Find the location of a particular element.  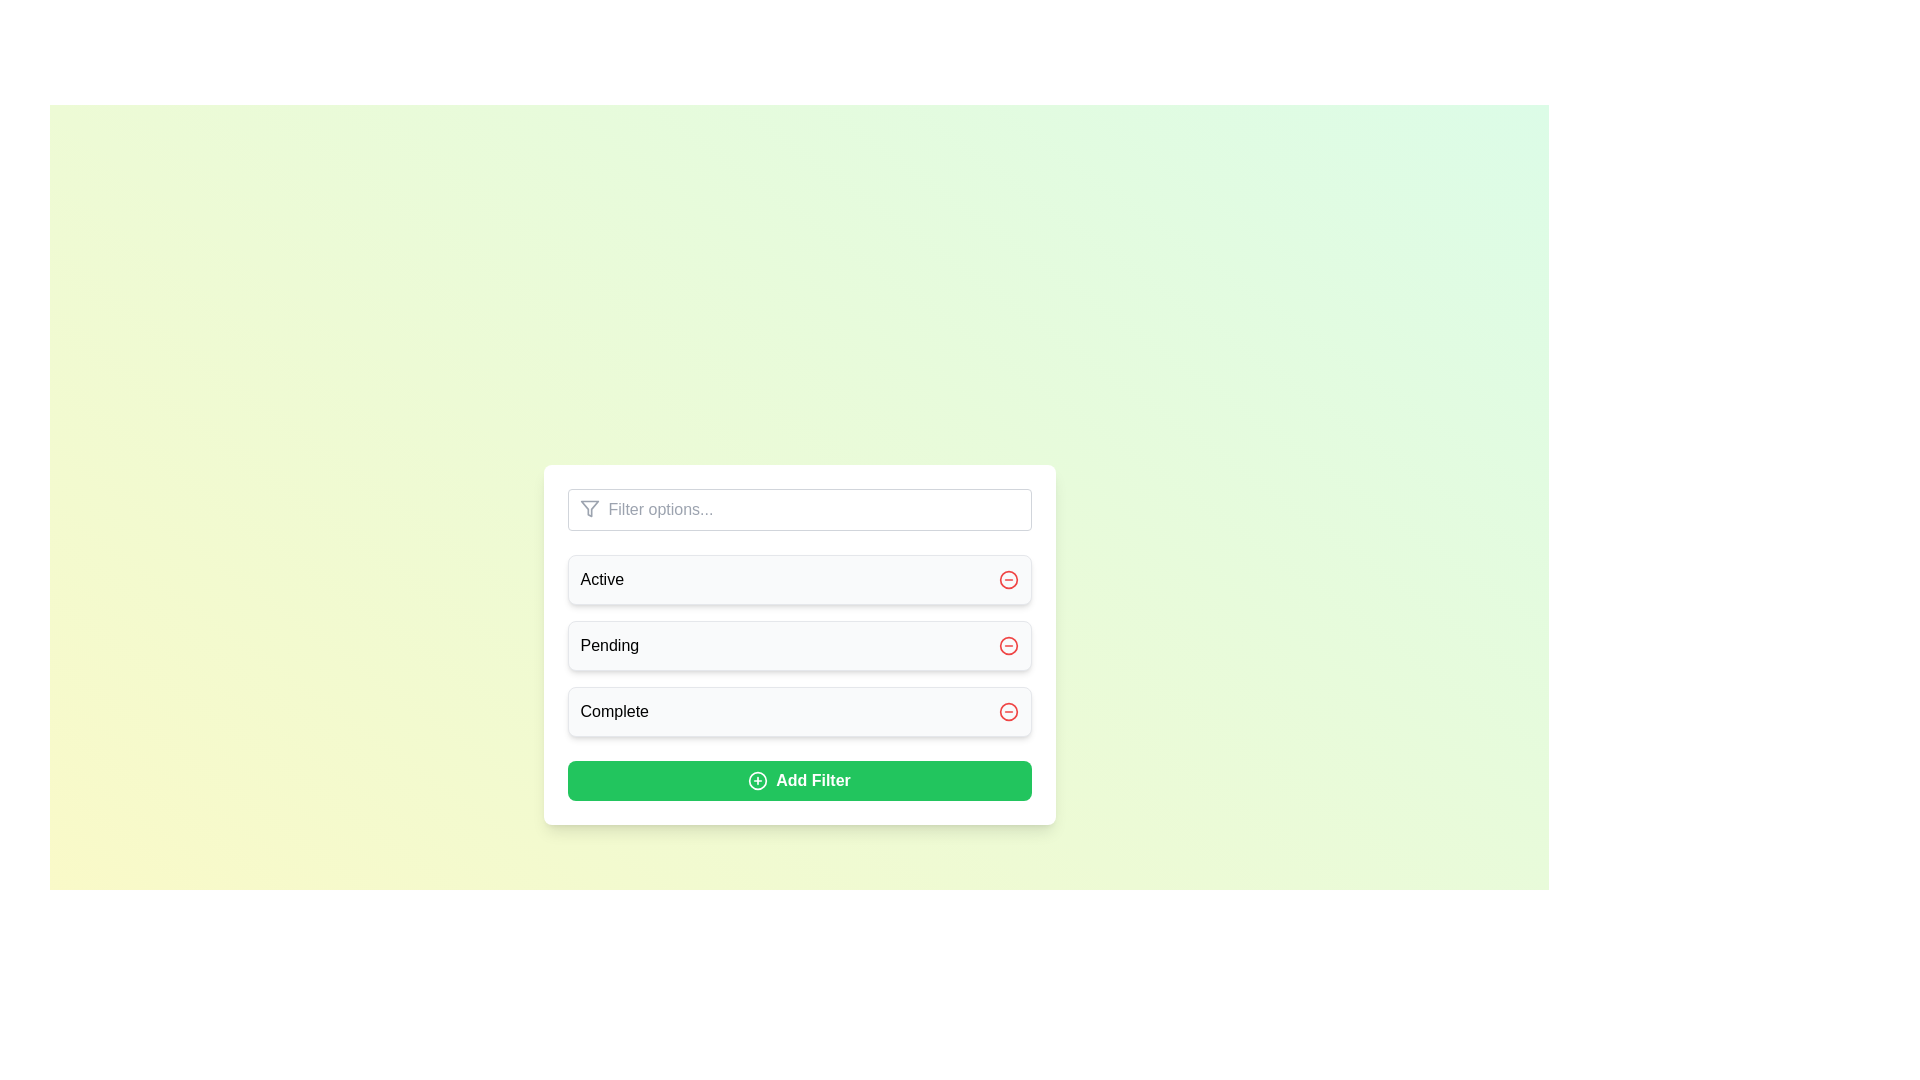

the text label indicating 'Pending', which is the second item in a vertical list of three items, positioned below 'Active' and above 'Complete' is located at coordinates (608, 645).